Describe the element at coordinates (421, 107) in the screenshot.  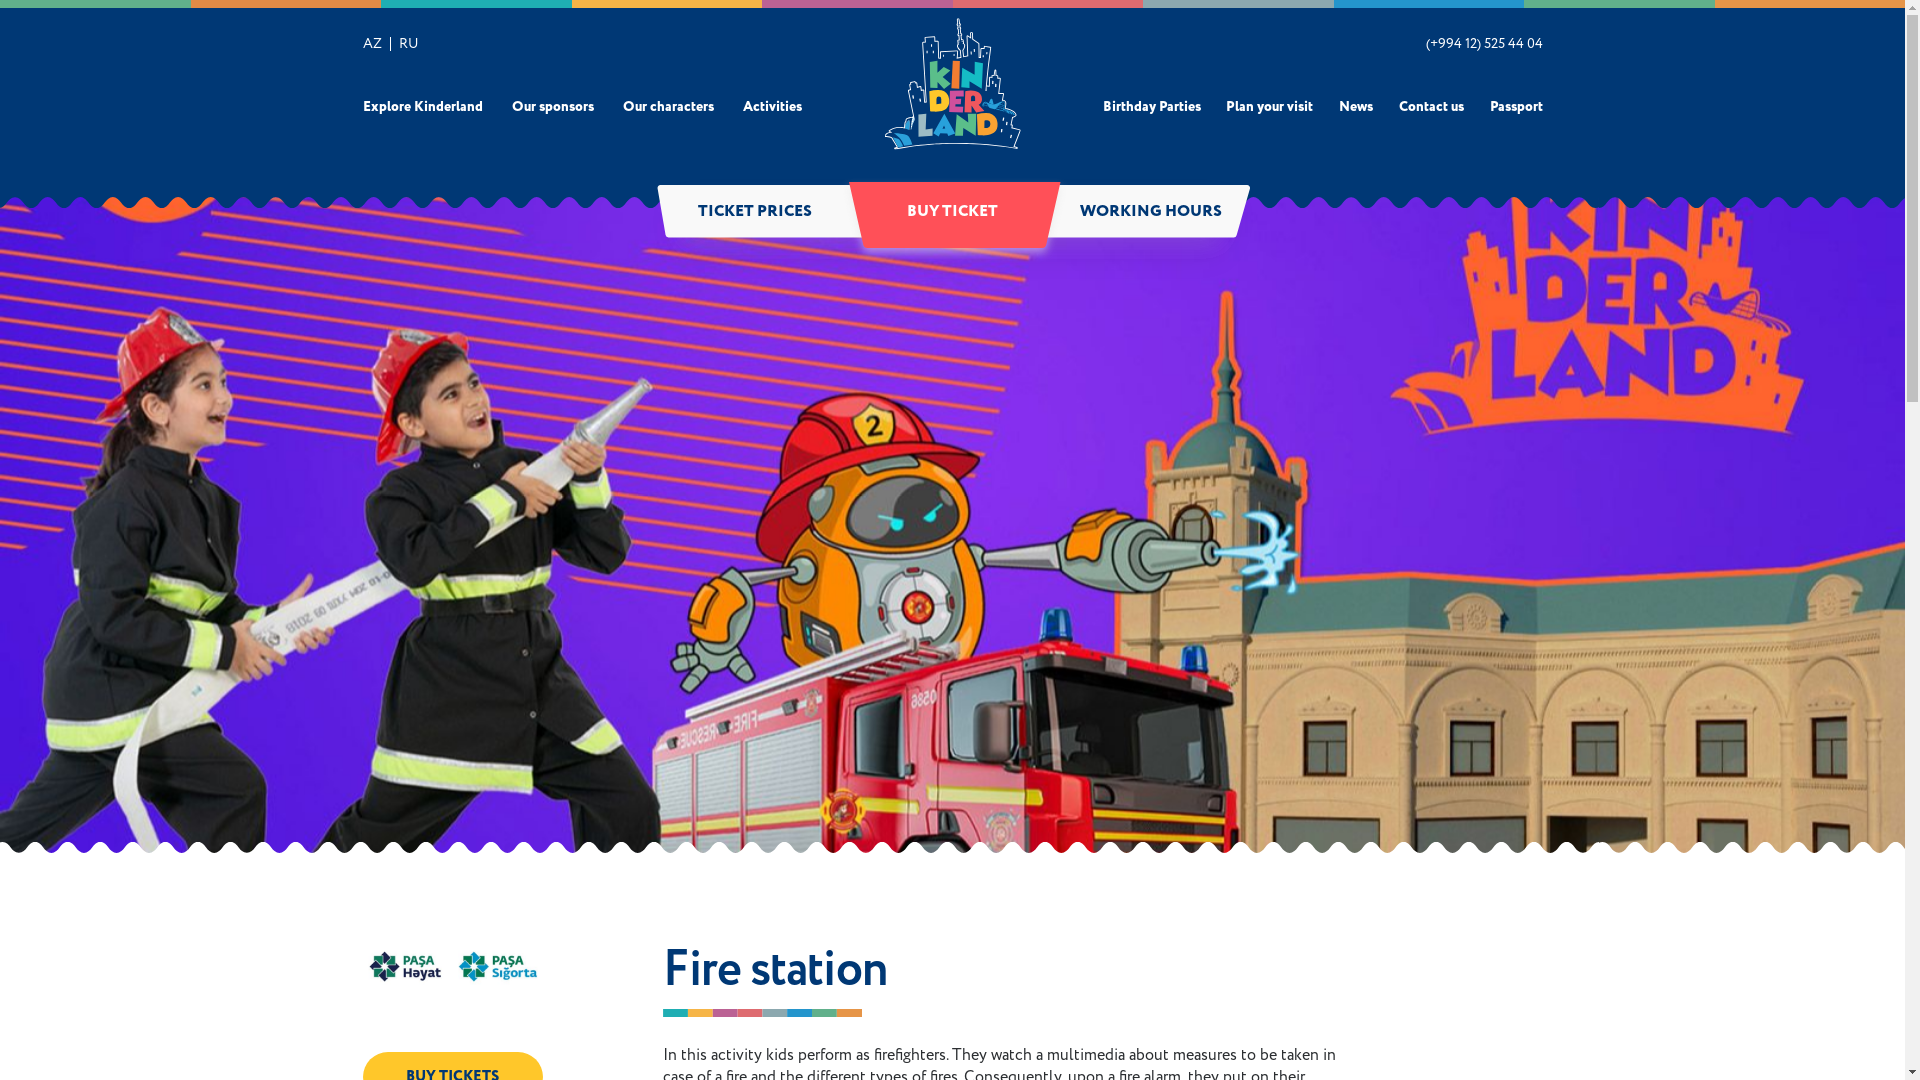
I see `'Explore Kinderland'` at that location.